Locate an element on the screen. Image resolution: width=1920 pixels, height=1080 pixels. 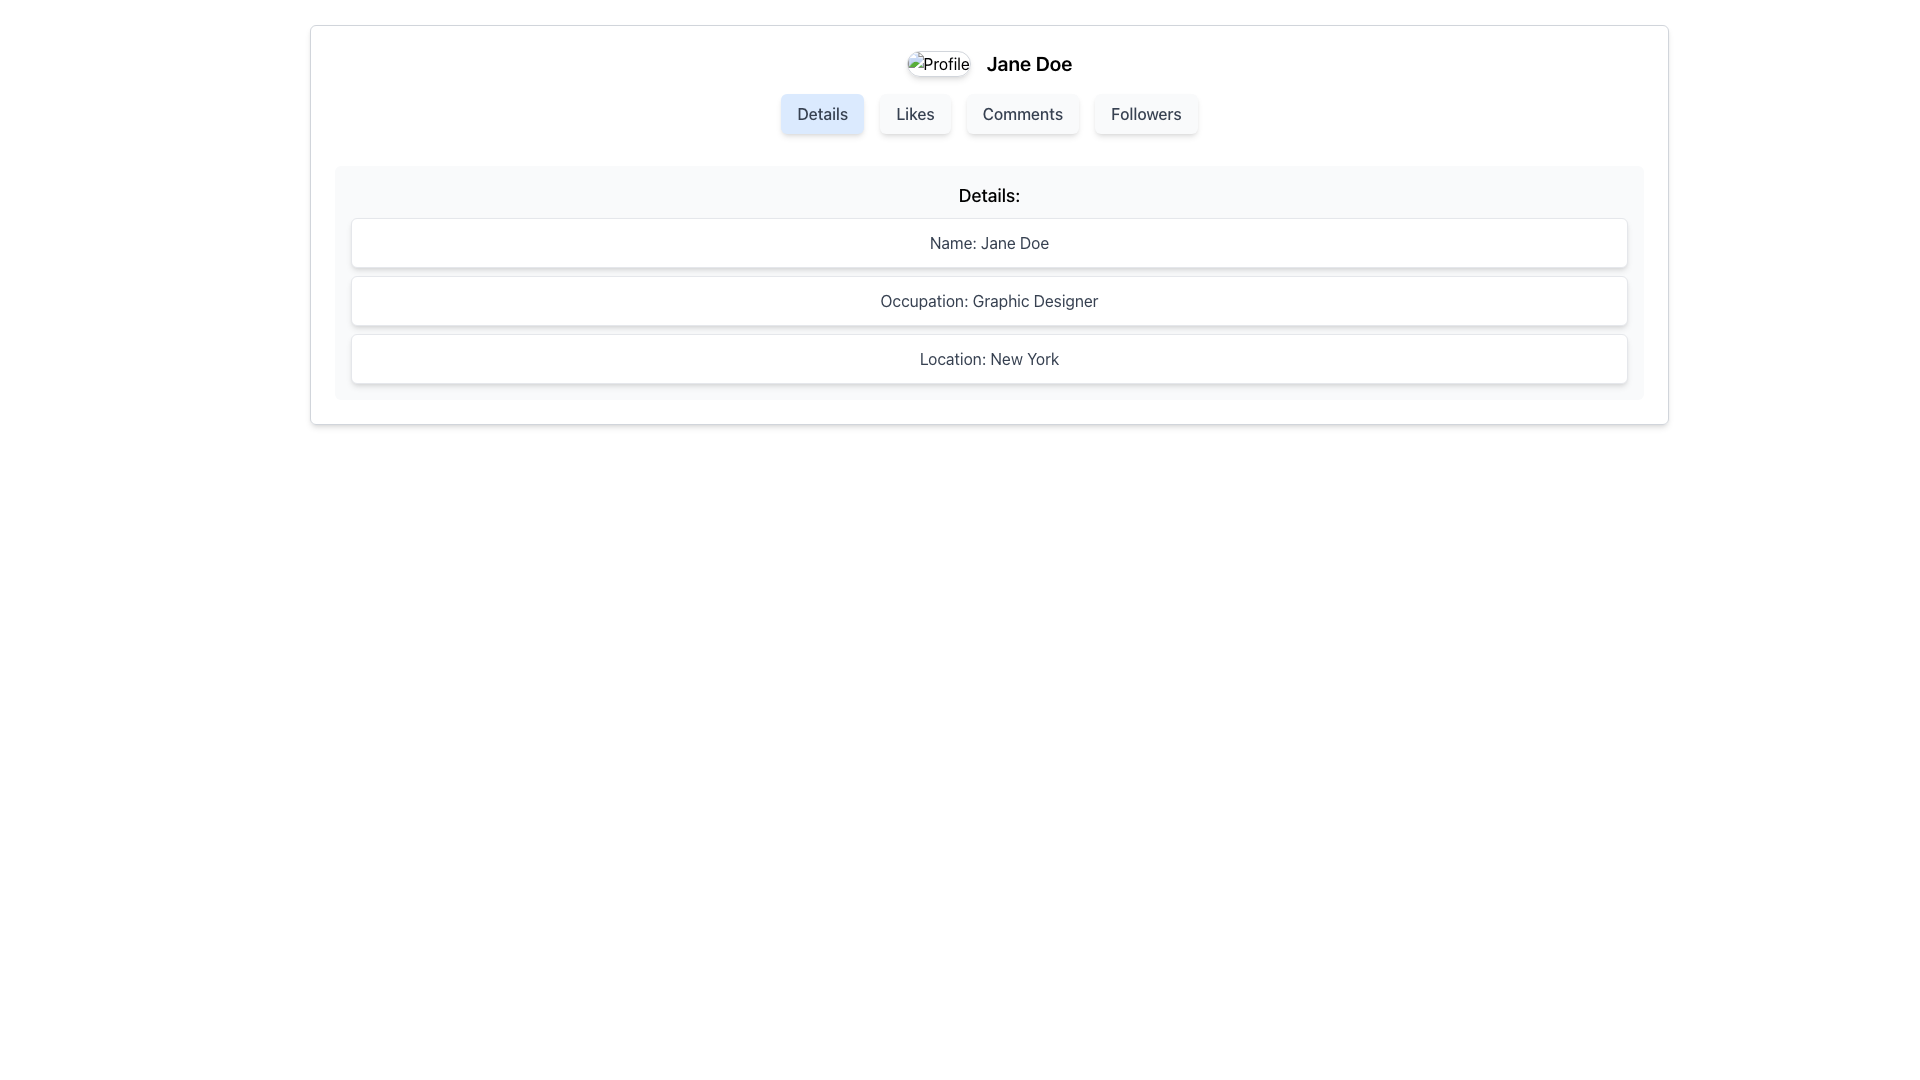
the 'Jane Doe' profile name text in the profile header to potentially display additional information is located at coordinates (989, 63).